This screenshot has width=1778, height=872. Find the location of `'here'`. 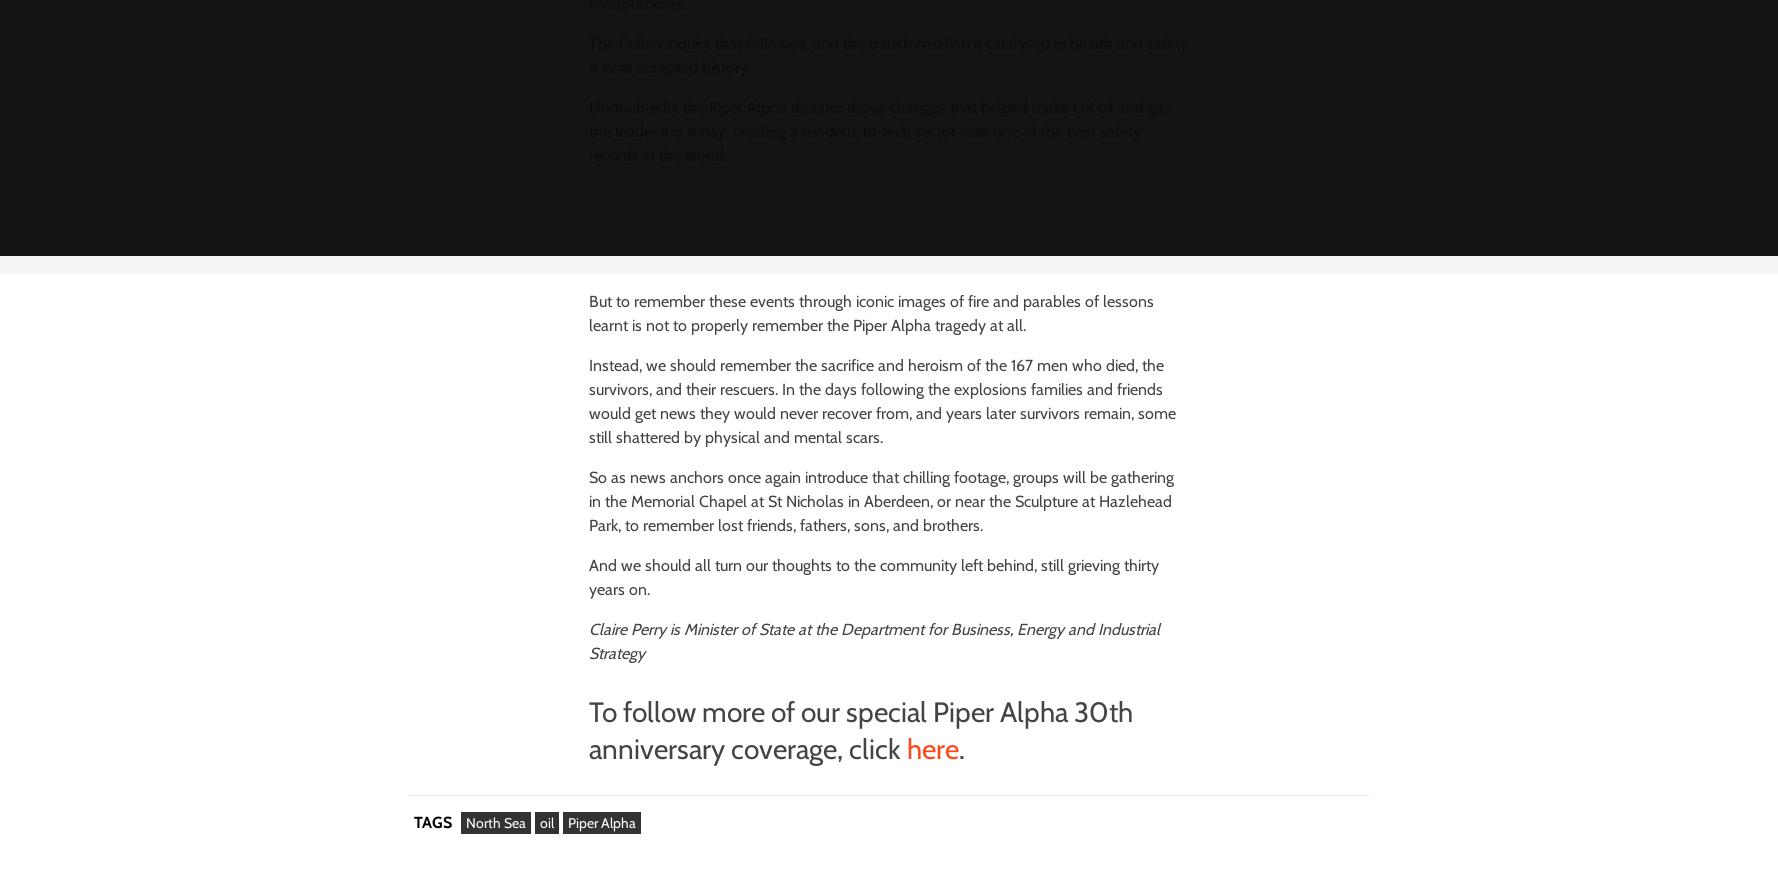

'here' is located at coordinates (906, 747).